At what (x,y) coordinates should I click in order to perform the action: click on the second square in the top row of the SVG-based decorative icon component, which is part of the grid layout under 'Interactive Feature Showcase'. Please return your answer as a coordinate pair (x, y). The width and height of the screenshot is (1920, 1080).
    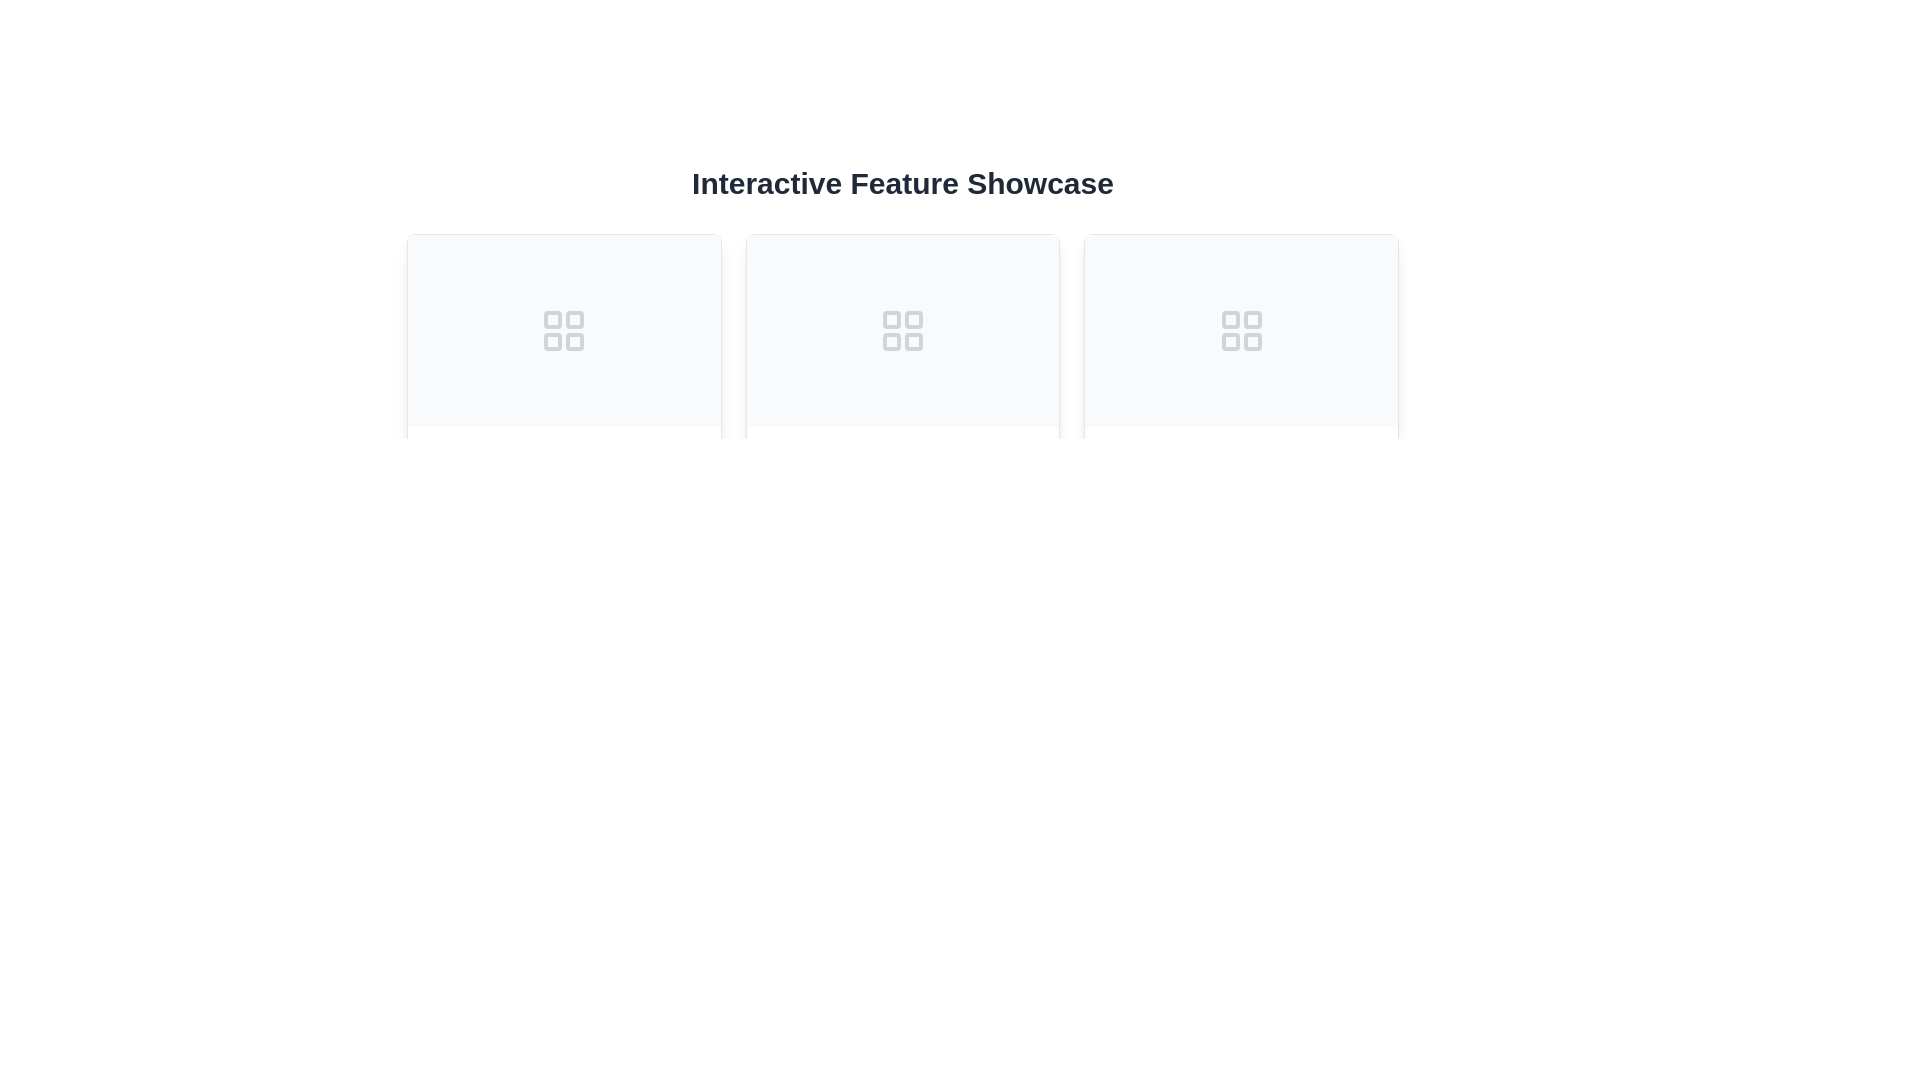
    Looking at the image, I should click on (574, 319).